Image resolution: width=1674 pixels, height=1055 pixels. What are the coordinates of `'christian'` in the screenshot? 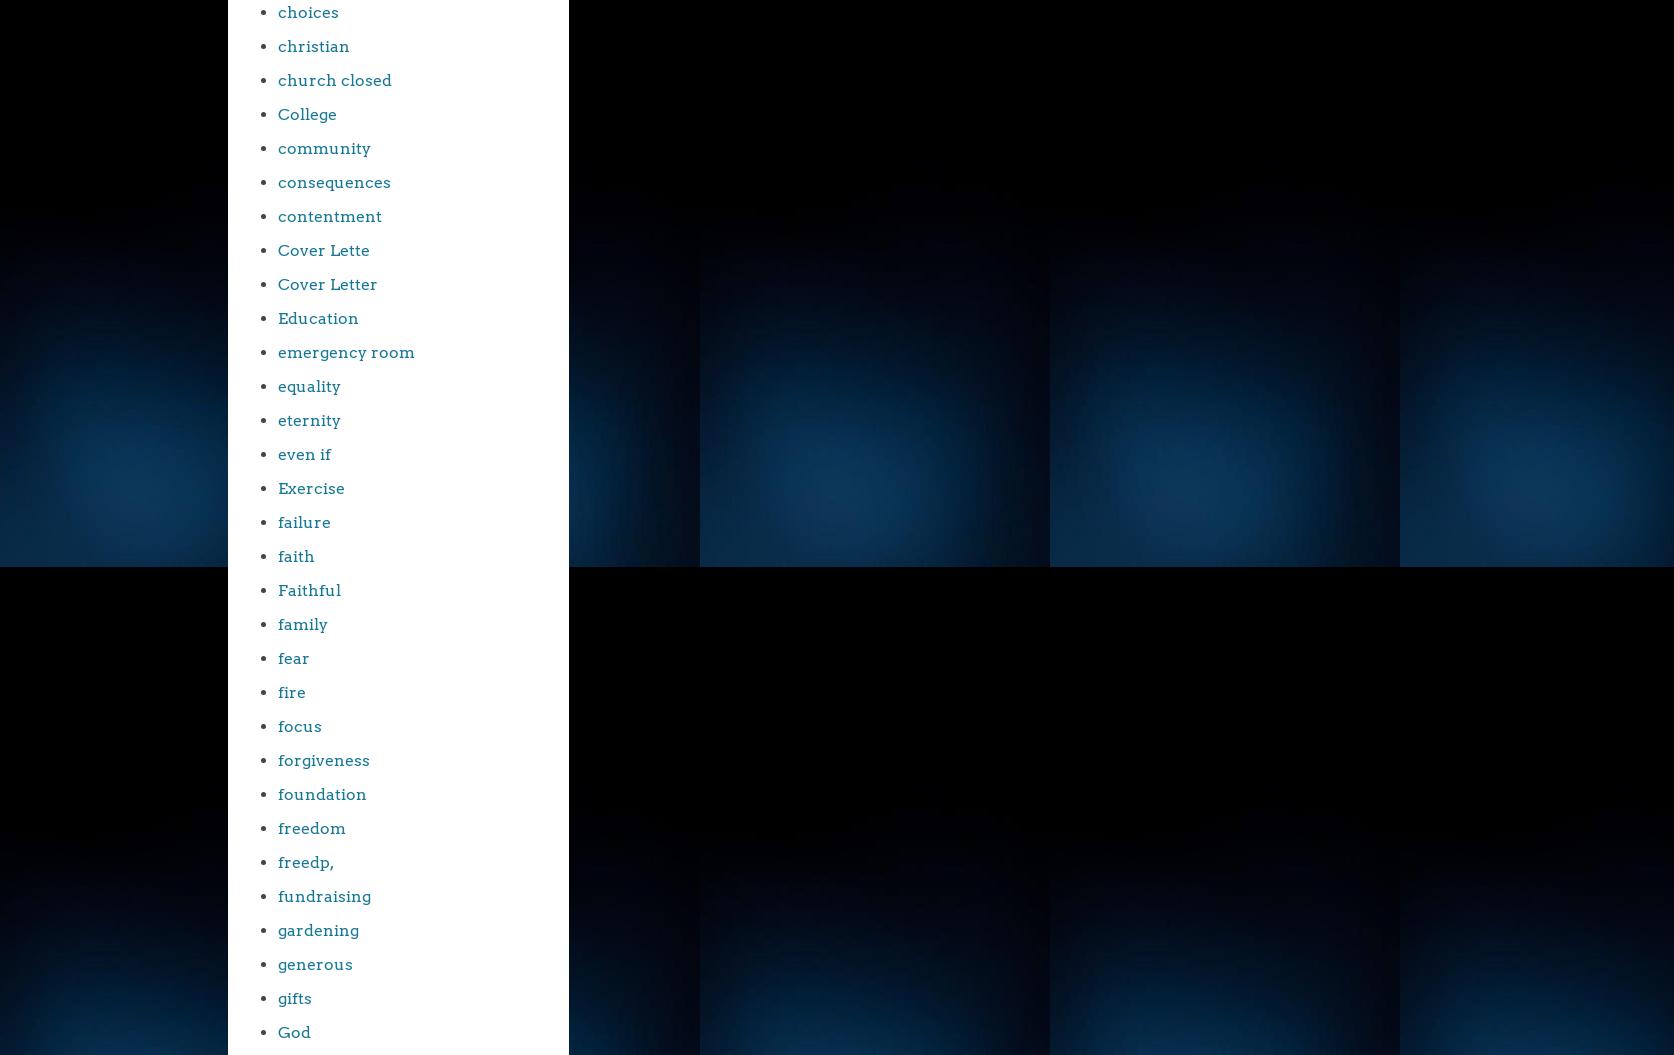 It's located at (314, 46).